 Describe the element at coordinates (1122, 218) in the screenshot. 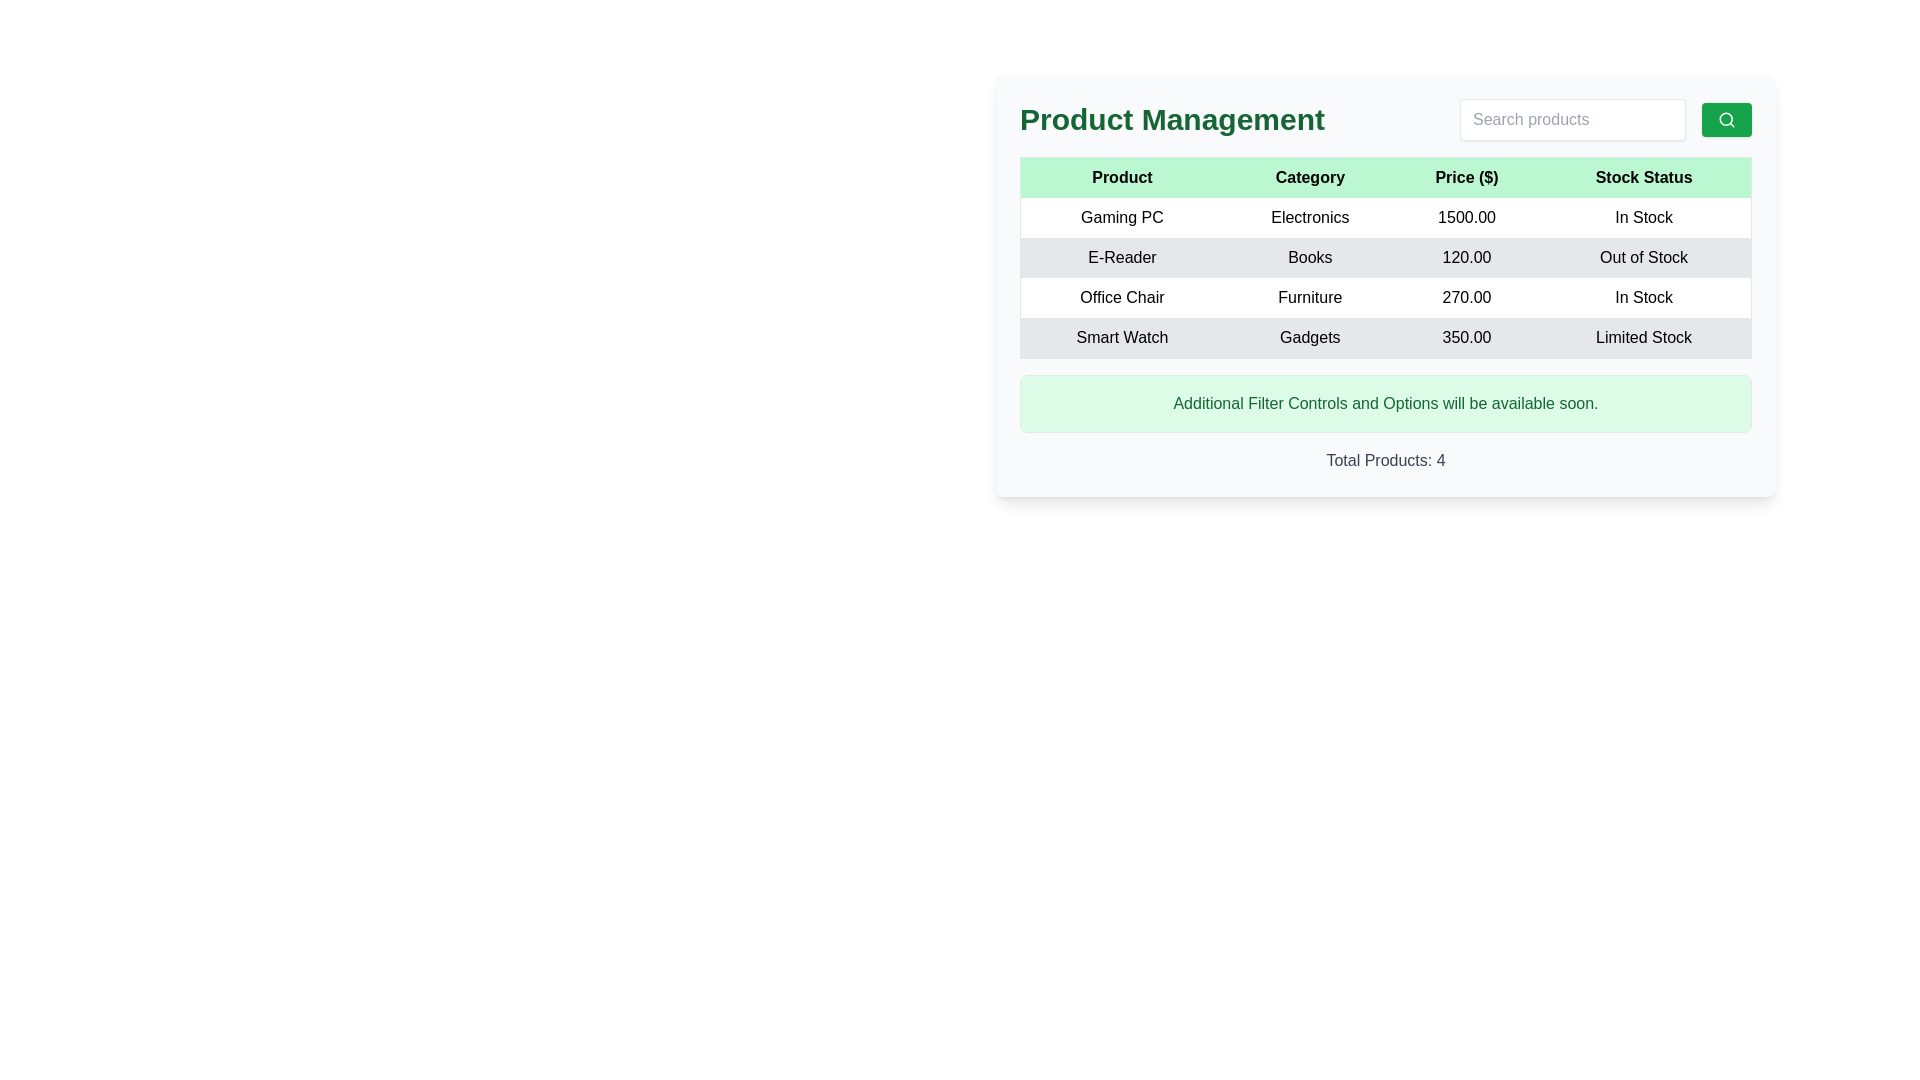

I see `the Text Label representing the product name in the first row of the product management table under the 'Product' column` at that location.